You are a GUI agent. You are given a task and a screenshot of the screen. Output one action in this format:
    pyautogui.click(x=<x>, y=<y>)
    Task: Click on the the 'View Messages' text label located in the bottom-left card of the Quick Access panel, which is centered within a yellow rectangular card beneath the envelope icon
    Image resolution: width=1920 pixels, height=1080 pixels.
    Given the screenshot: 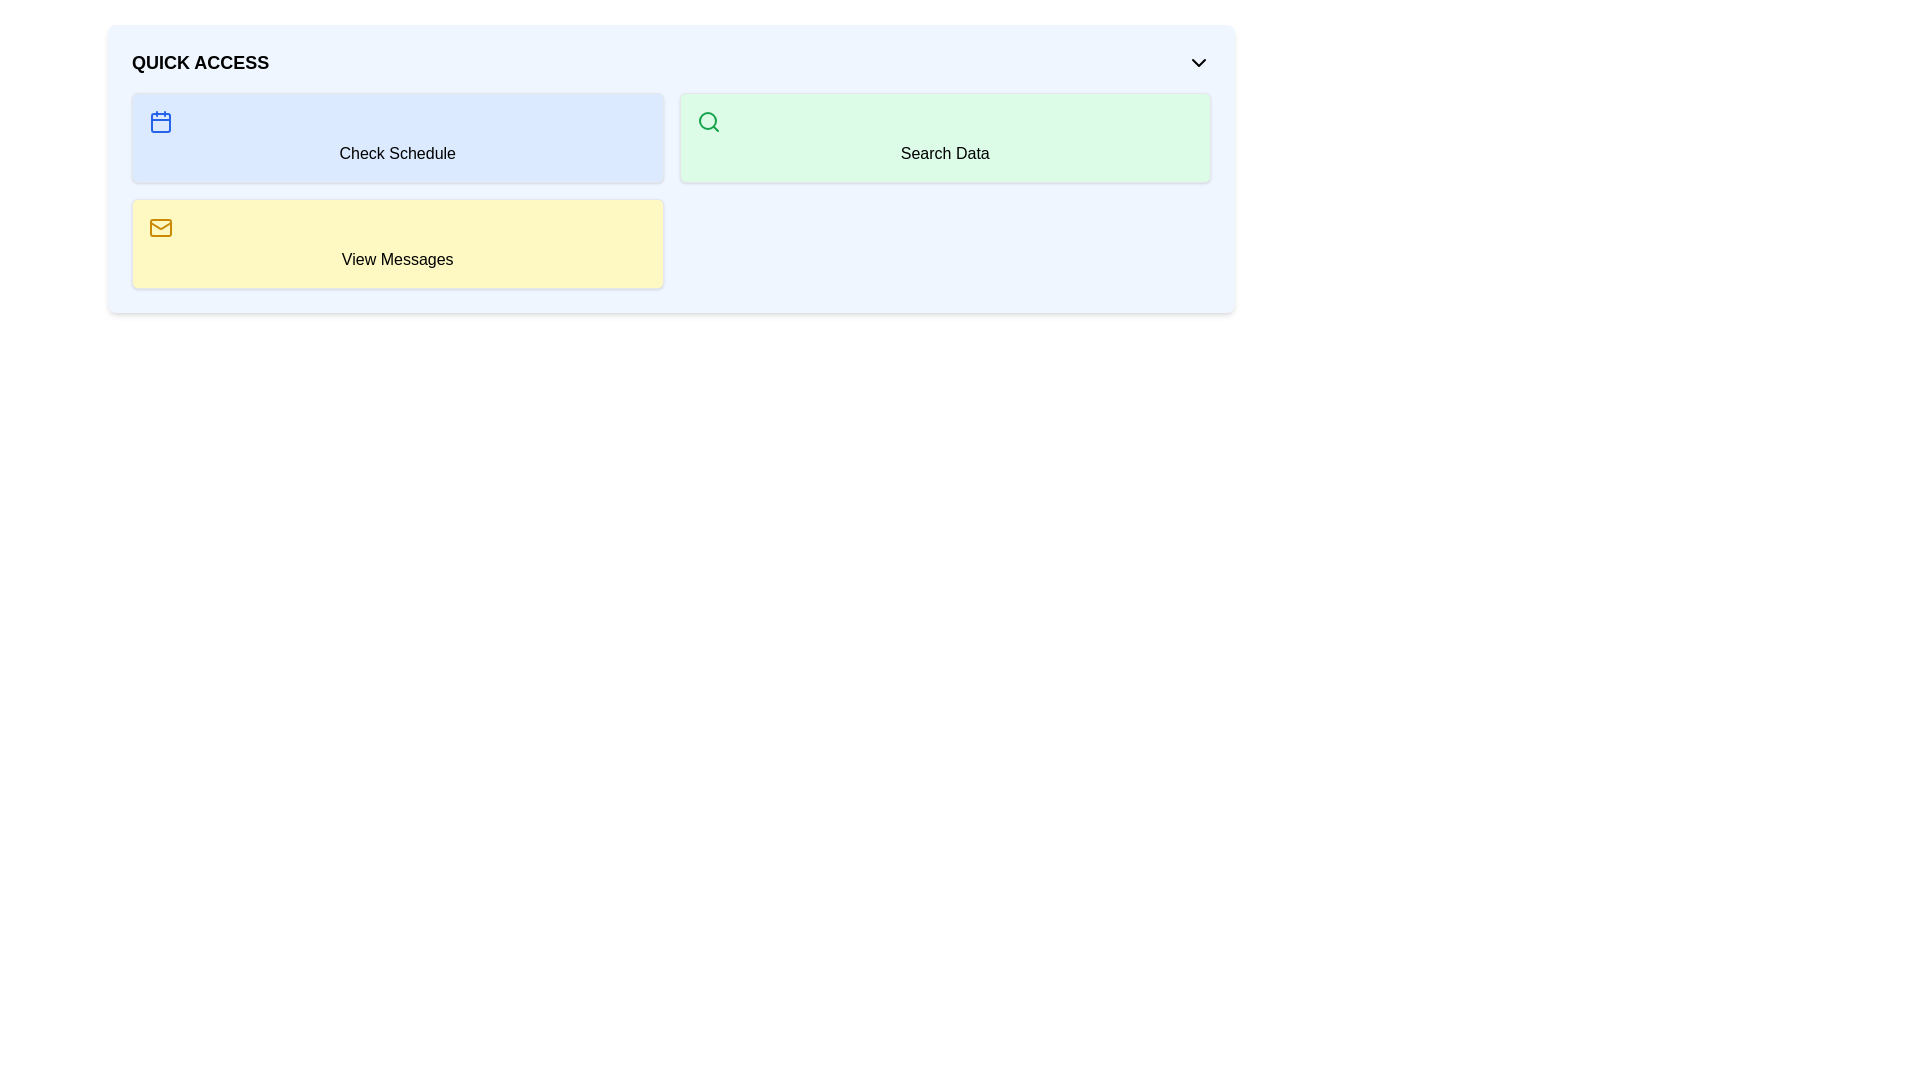 What is the action you would take?
    pyautogui.click(x=397, y=258)
    